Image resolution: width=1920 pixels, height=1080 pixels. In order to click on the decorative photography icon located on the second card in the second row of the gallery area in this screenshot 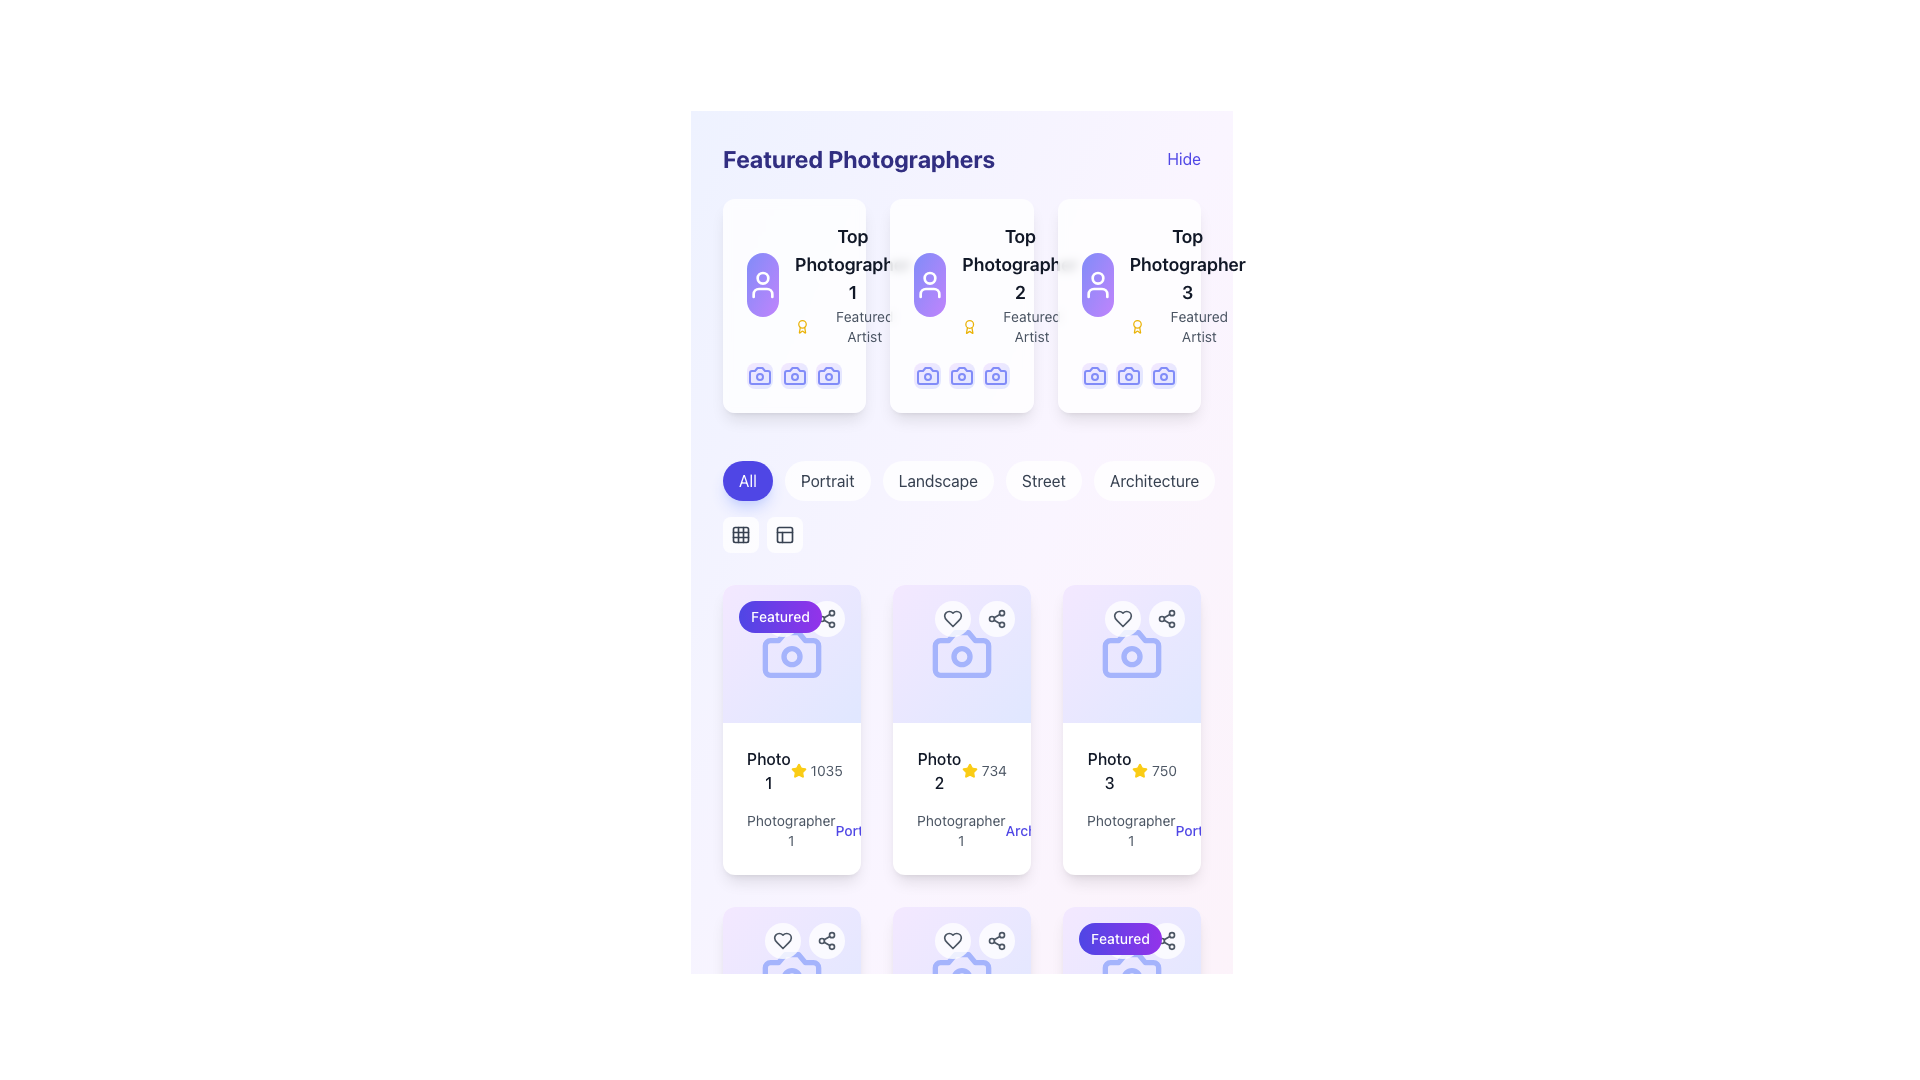, I will do `click(961, 654)`.